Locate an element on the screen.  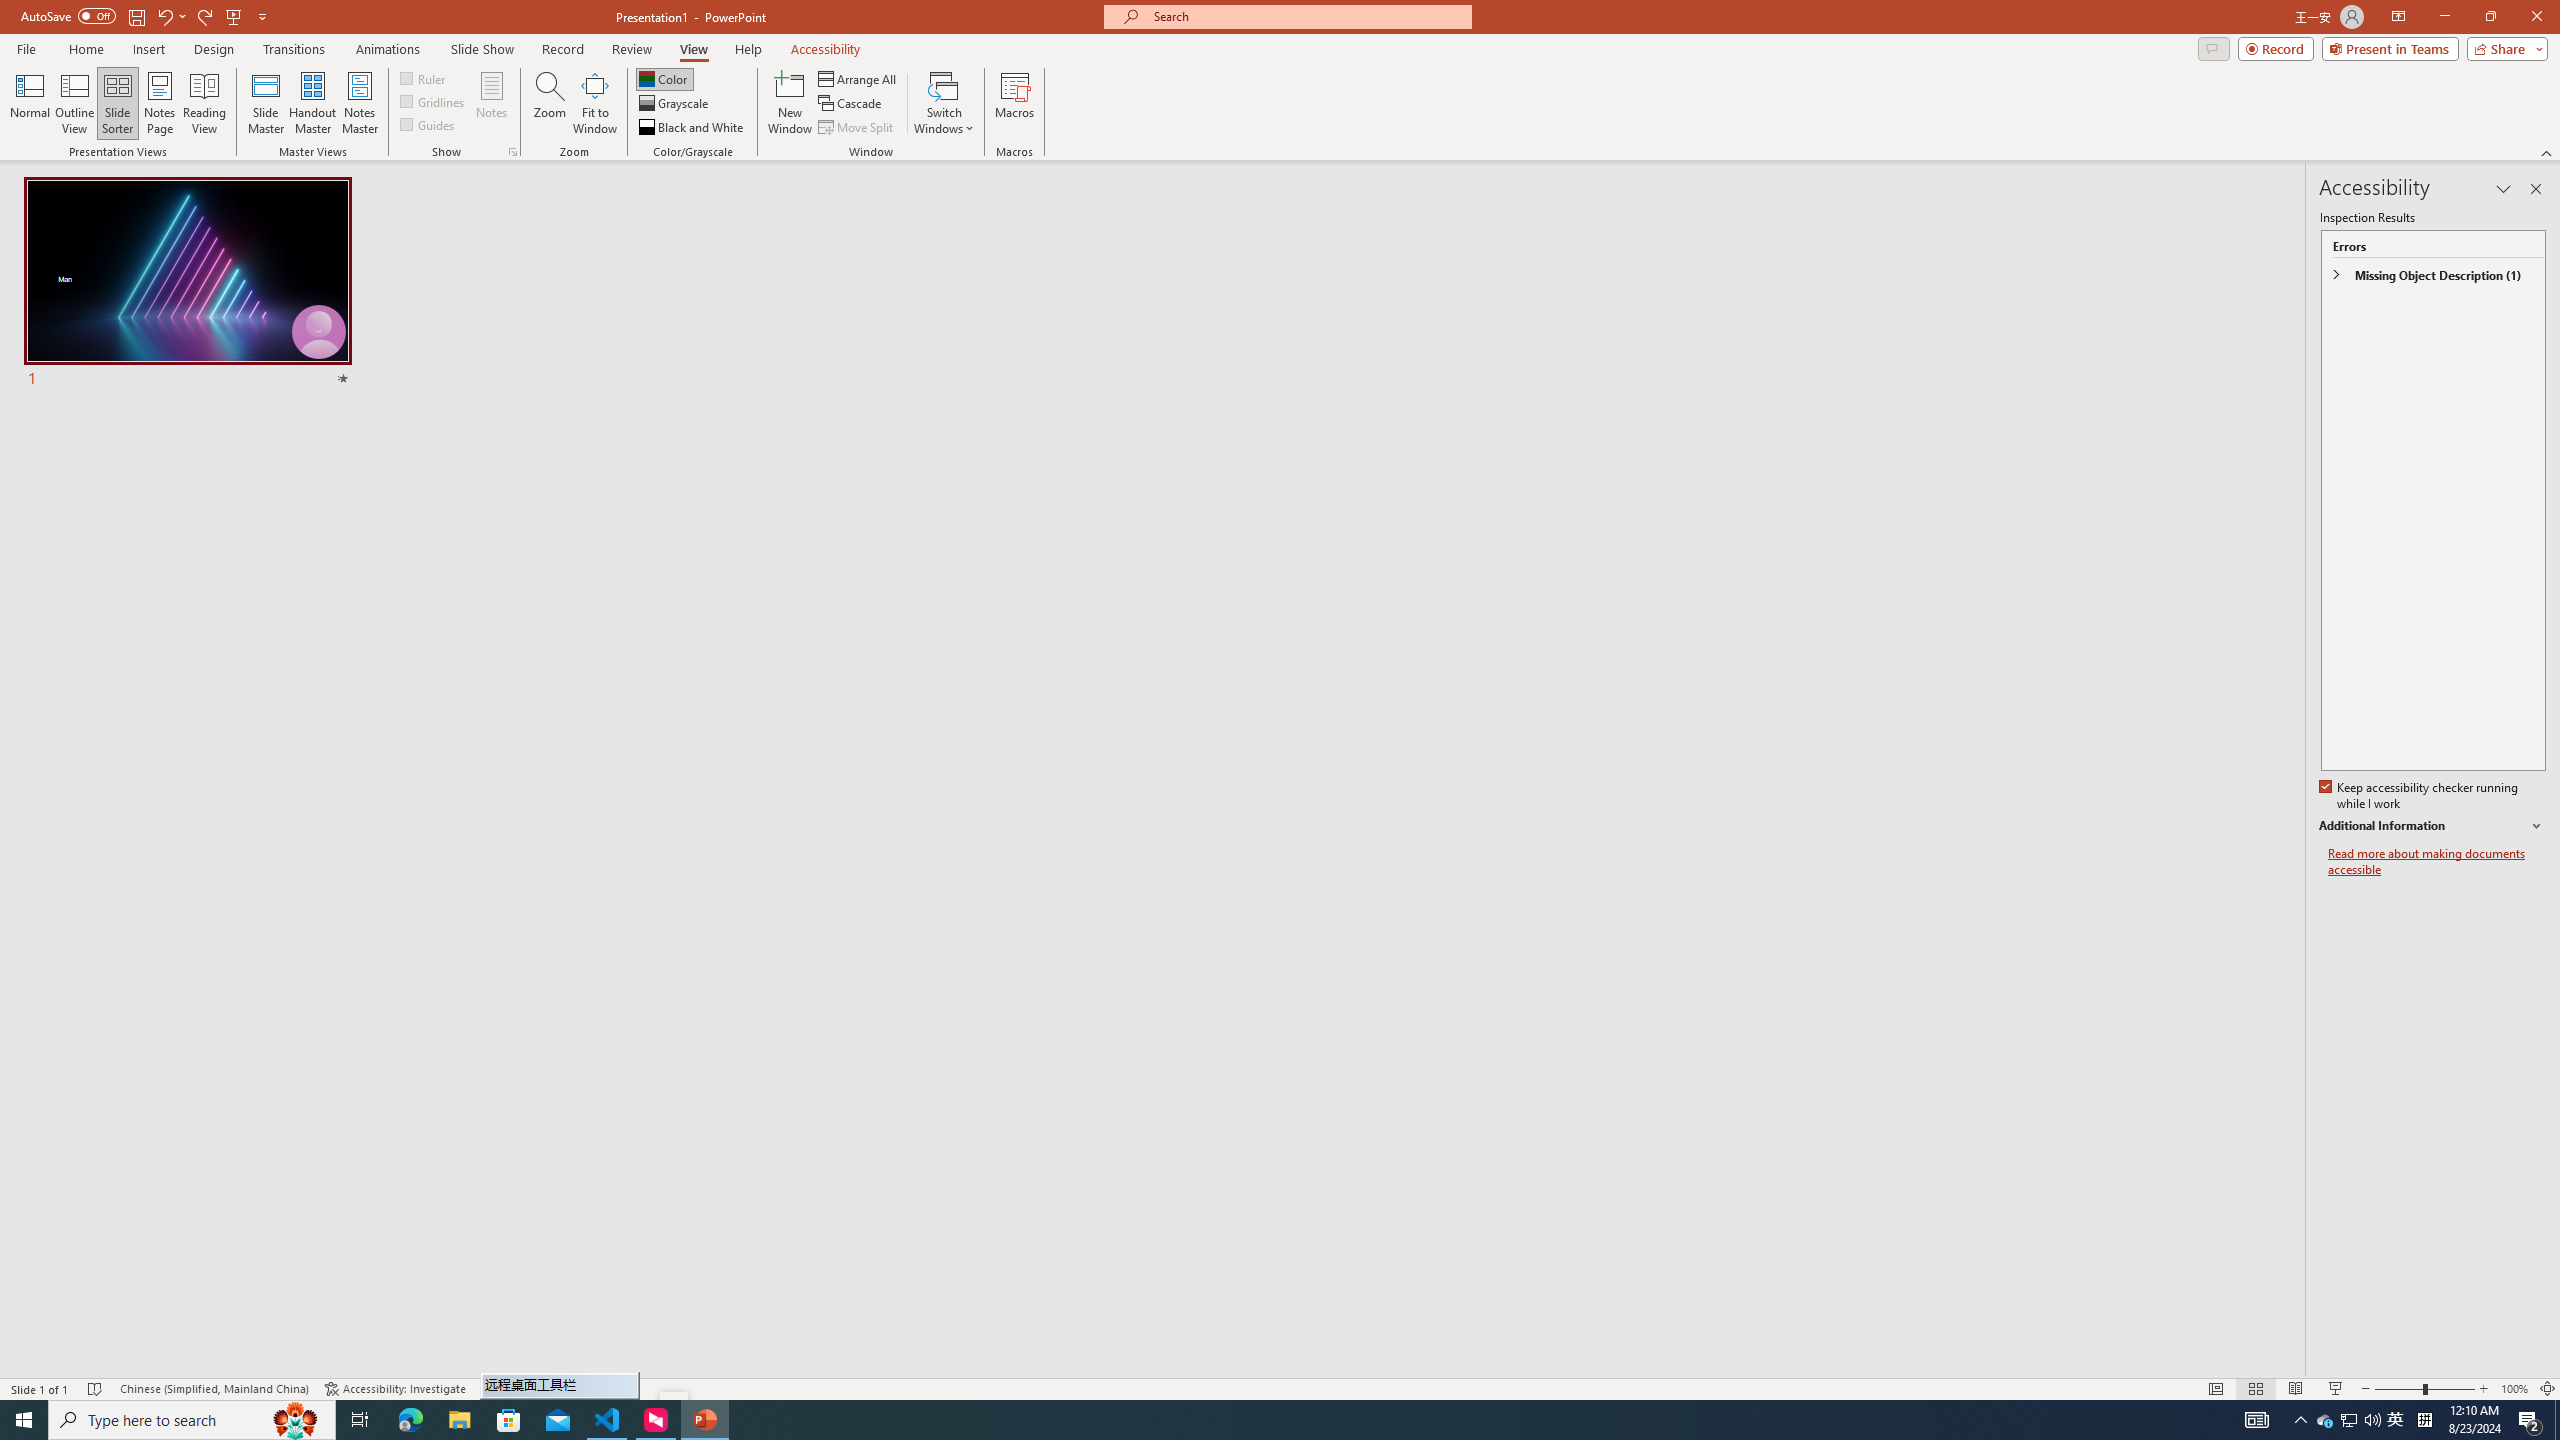
'Slide Master' is located at coordinates (265, 103).